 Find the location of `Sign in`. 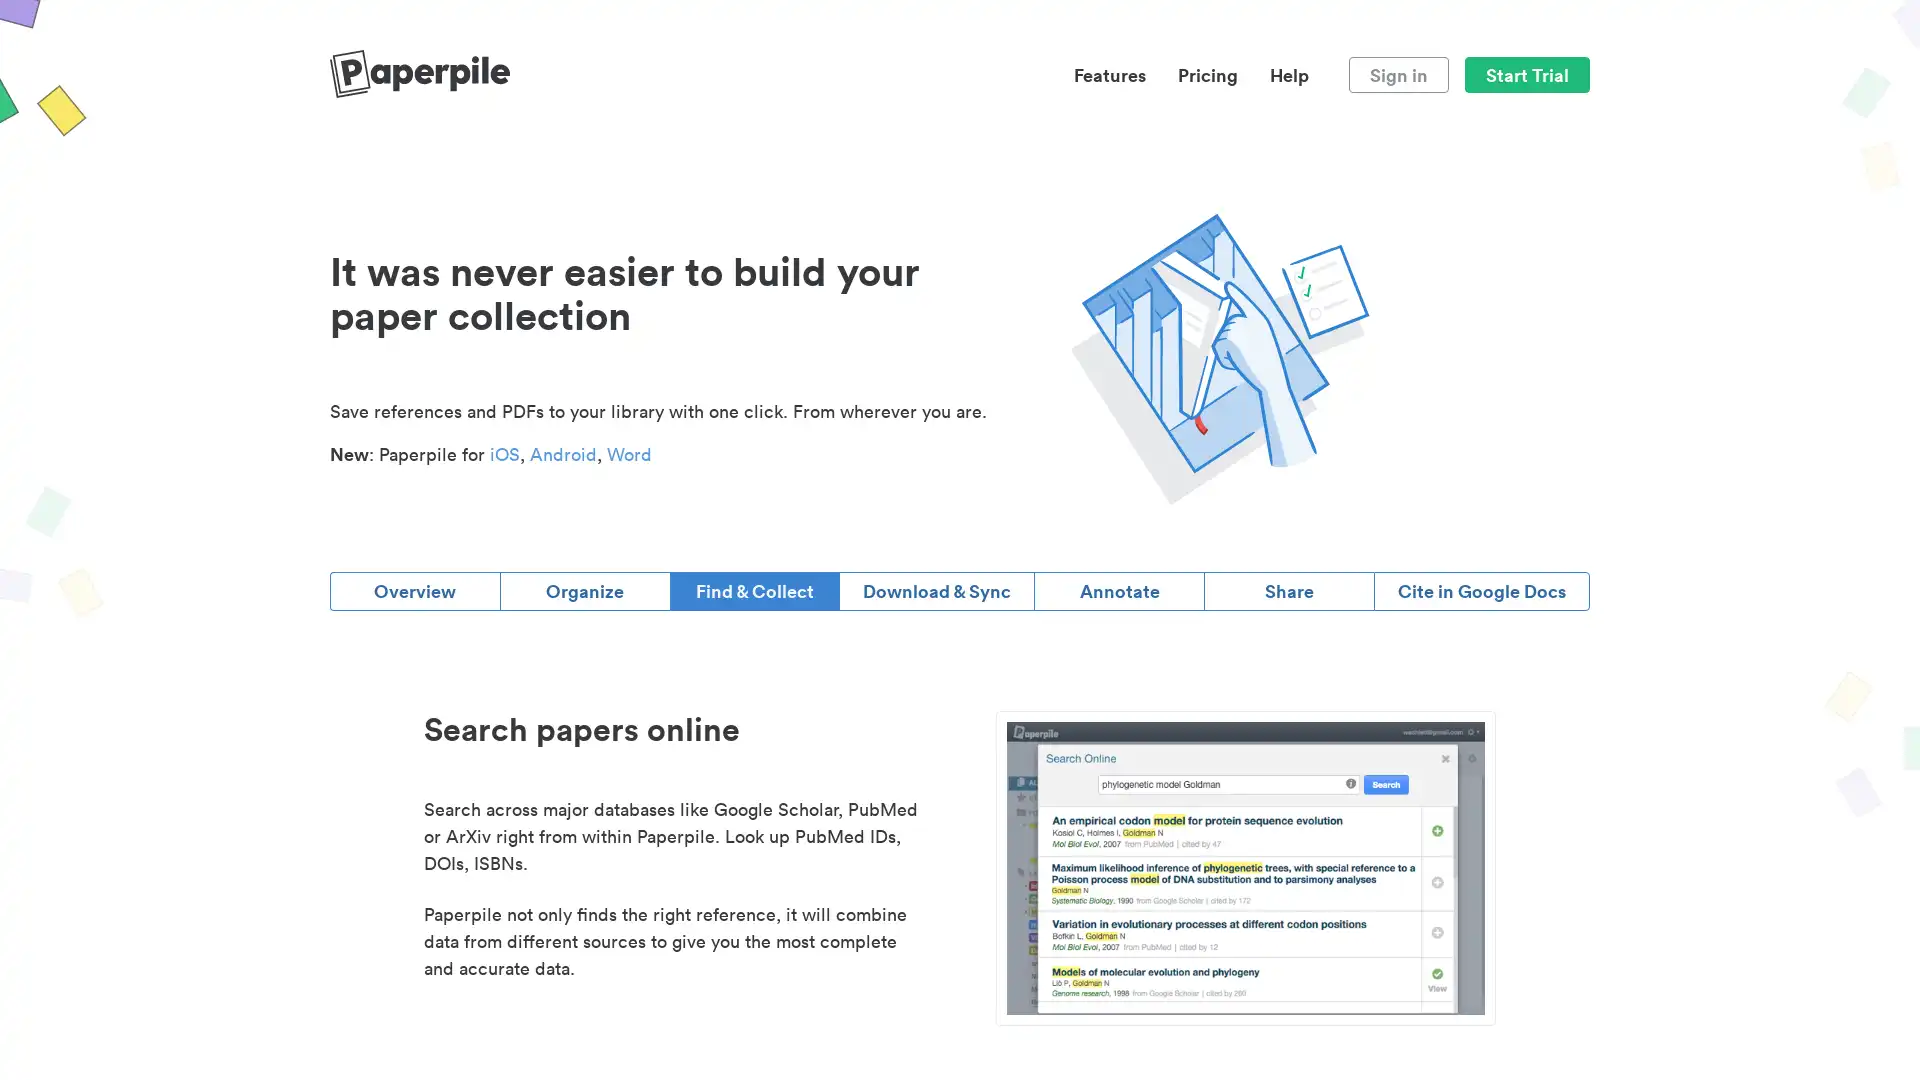

Sign in is located at coordinates (1397, 73).